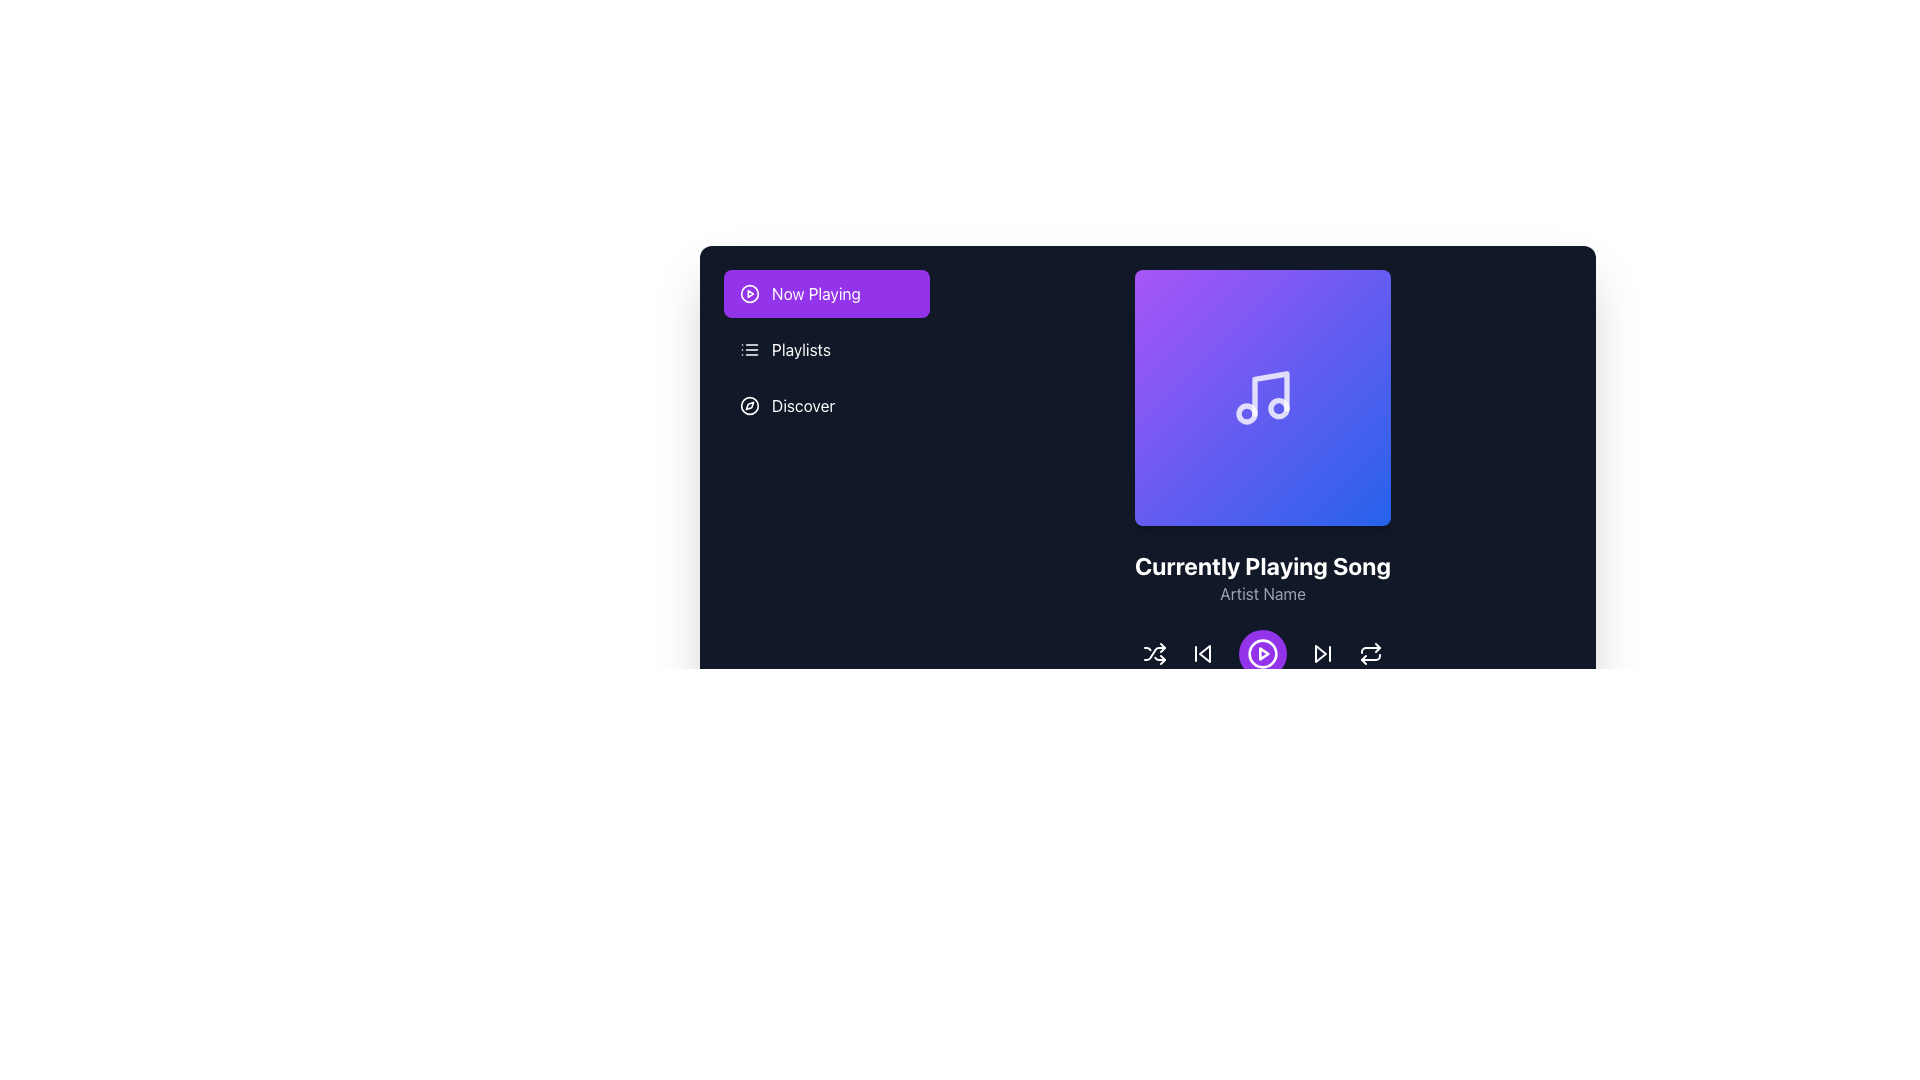 The width and height of the screenshot is (1920, 1080). What do you see at coordinates (748, 349) in the screenshot?
I see `the 'Playlists' icon located to the left of the 'Playlists' text in the vertical menu` at bounding box center [748, 349].